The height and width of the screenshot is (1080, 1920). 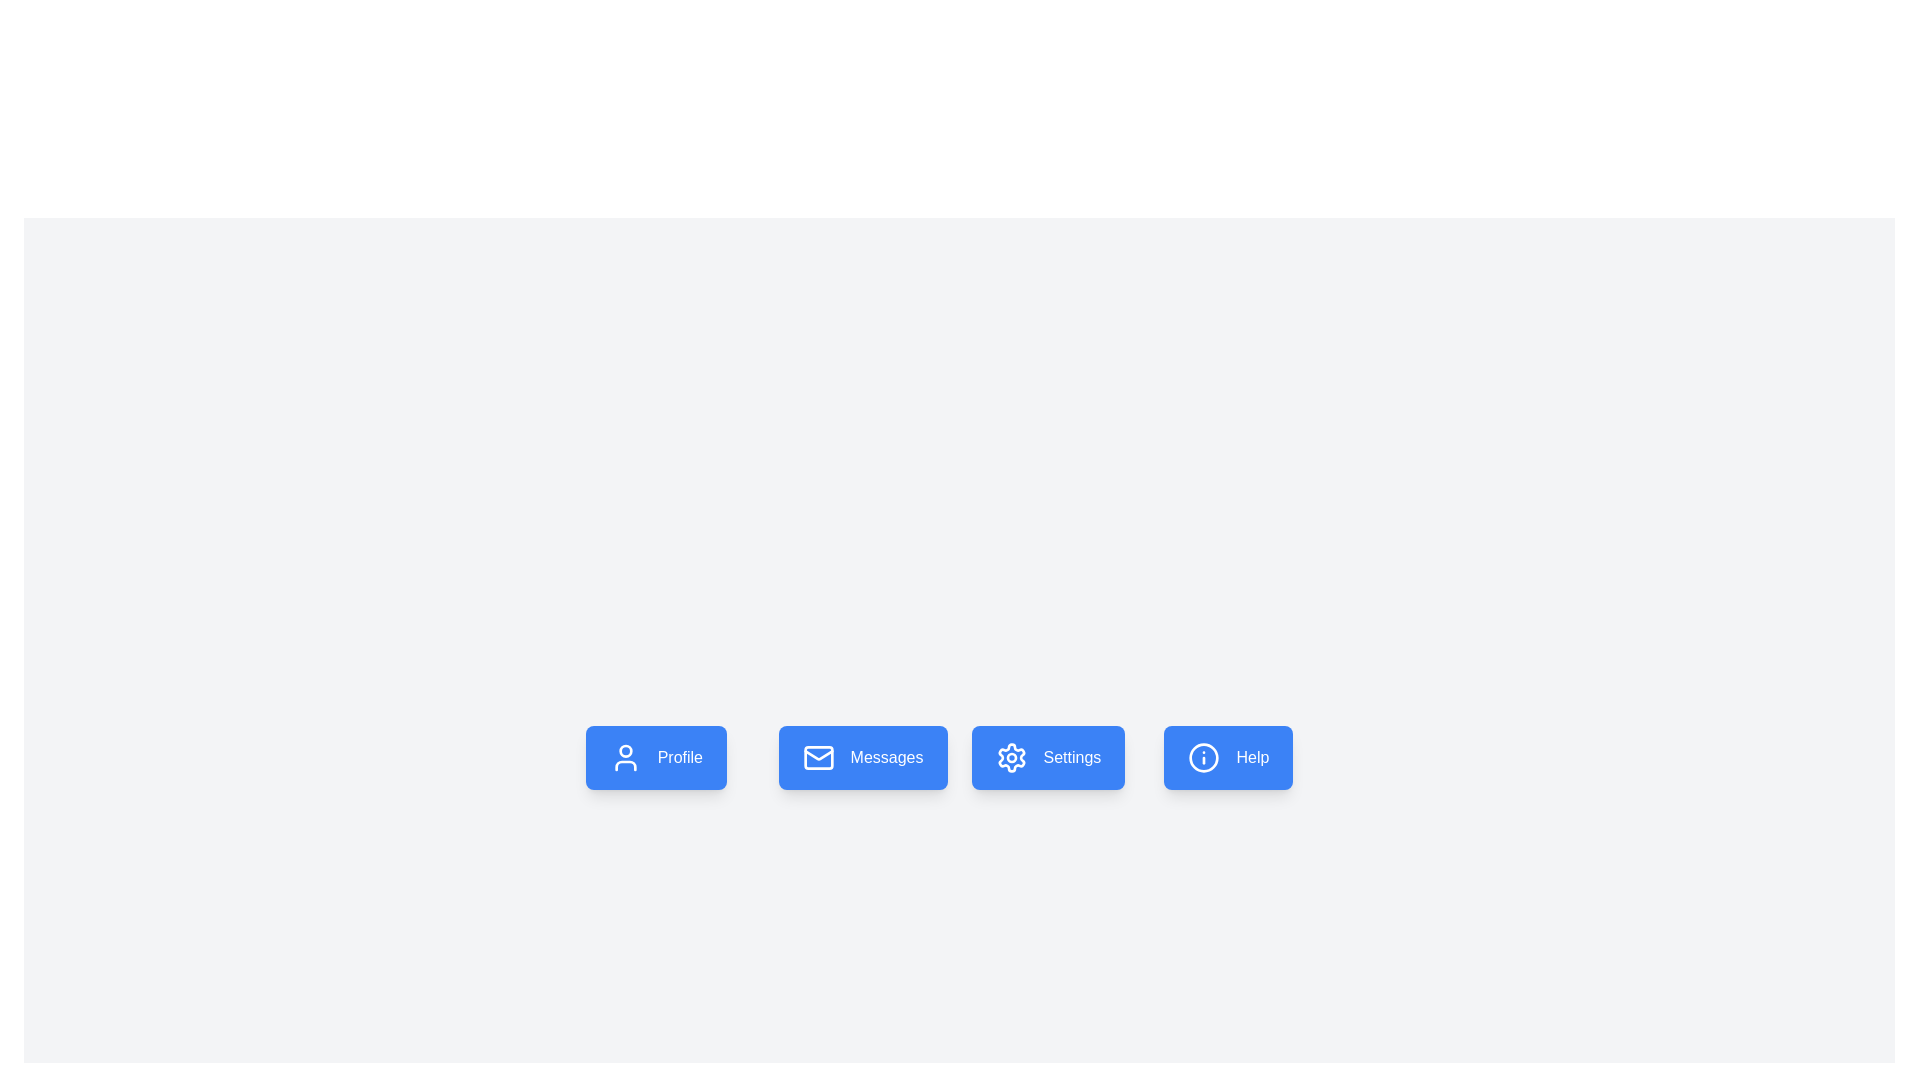 I want to click on the 'Help' button, which is a rectangular button with a white font label and blue background, located at the bottom-center of the interface, adjacent to the 'Settings' button, so click(x=1227, y=758).